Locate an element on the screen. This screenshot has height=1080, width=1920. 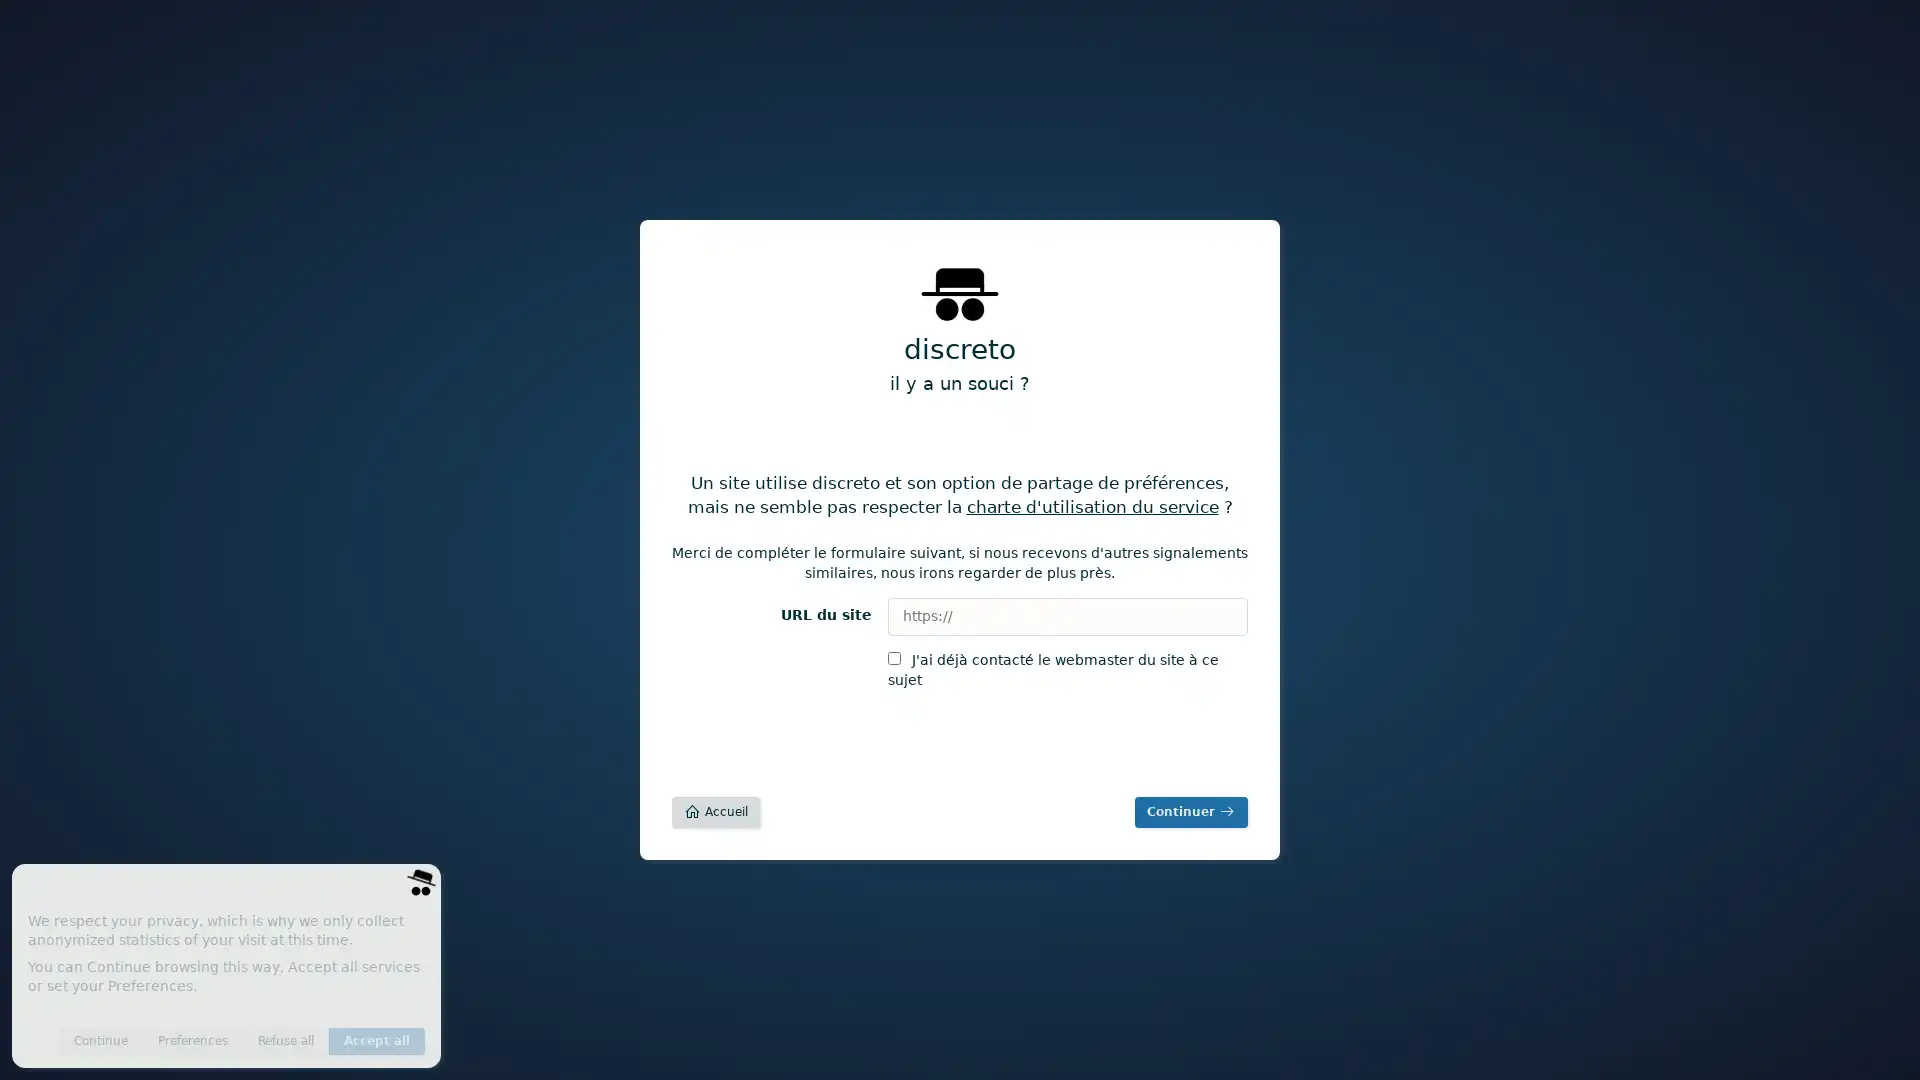
Save is located at coordinates (393, 1048).